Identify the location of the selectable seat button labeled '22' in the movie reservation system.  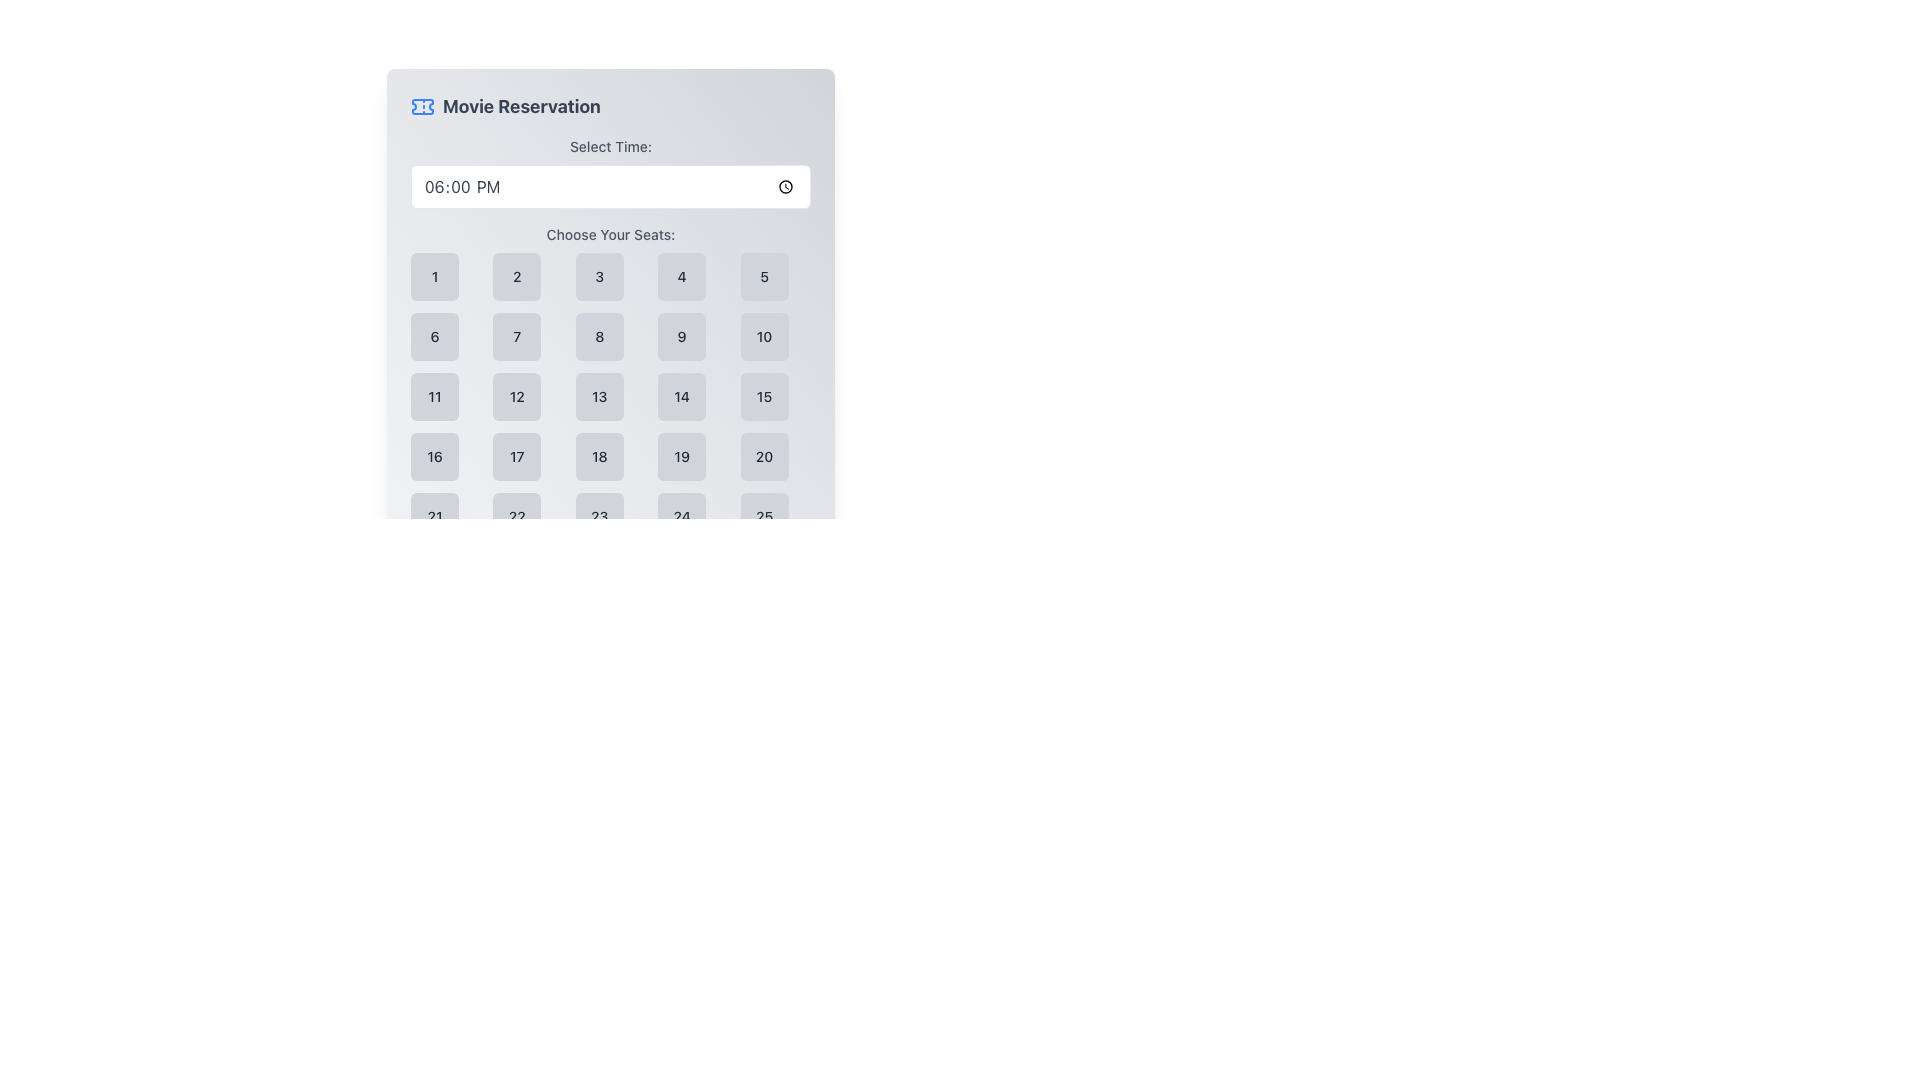
(517, 515).